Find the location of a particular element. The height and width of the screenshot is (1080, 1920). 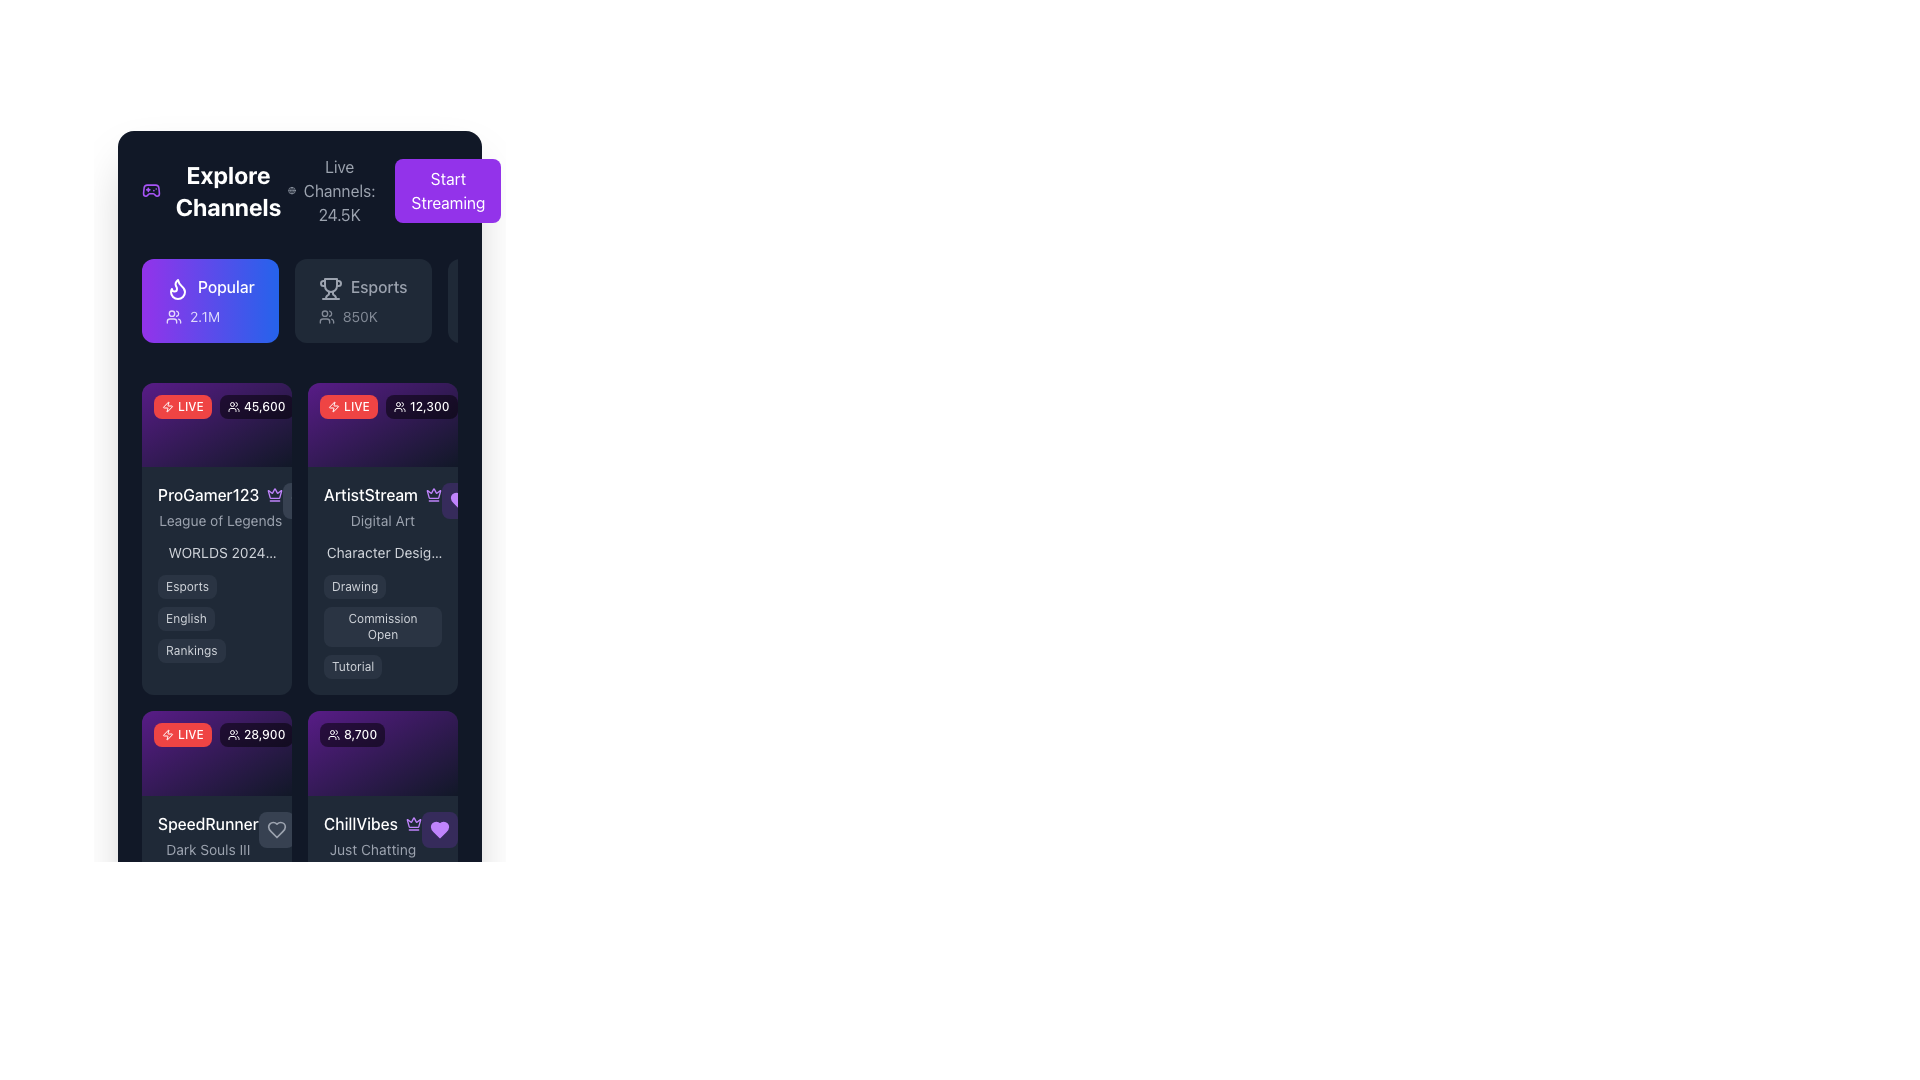

text content of the label that identifies the channel name 'ArtistStream', located in the second column below the header indicating popularity is located at coordinates (383, 495).